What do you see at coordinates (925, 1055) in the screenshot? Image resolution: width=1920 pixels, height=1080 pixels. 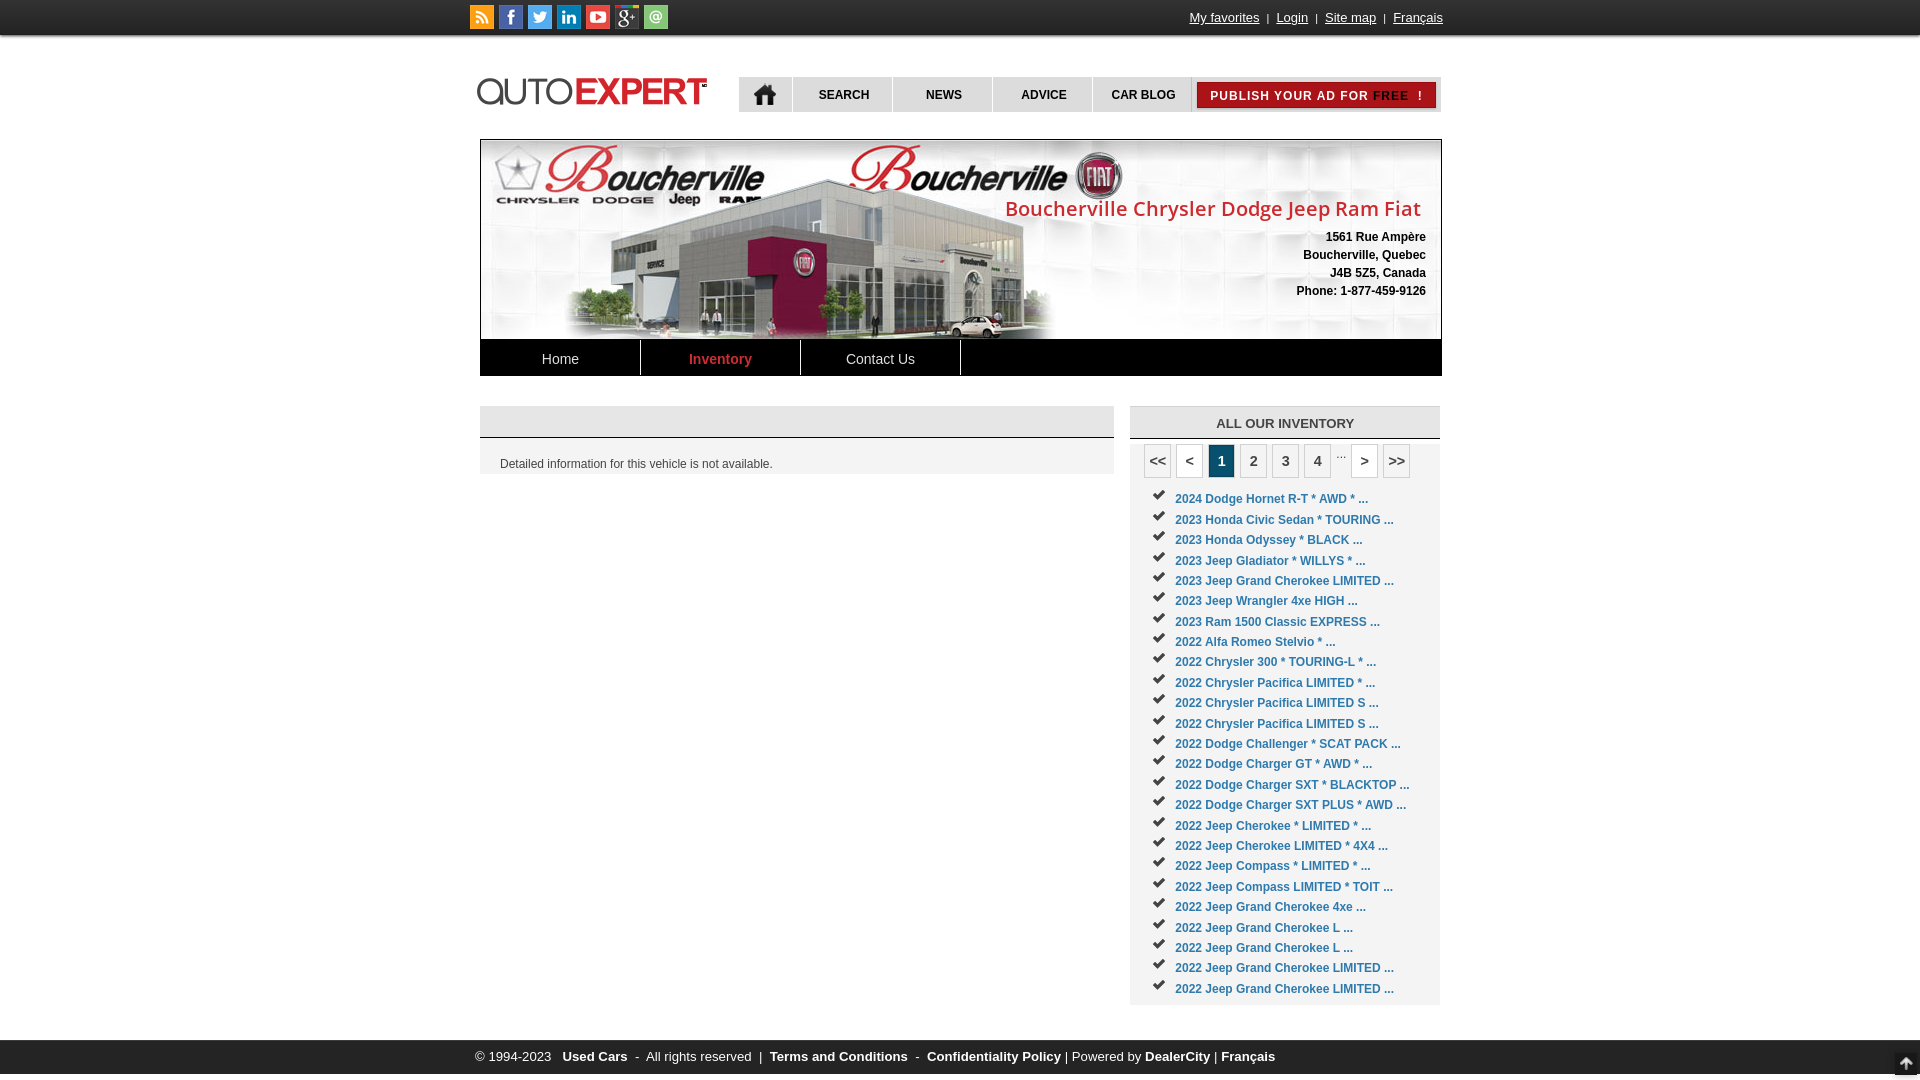 I see `'Confidentiality Policy'` at bounding box center [925, 1055].